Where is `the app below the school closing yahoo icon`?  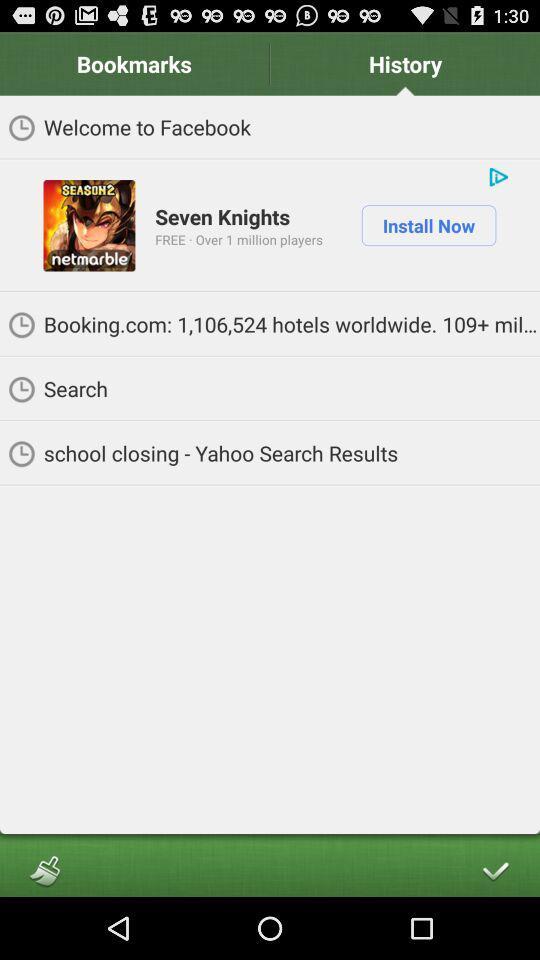
the app below the school closing yahoo icon is located at coordinates (44, 869).